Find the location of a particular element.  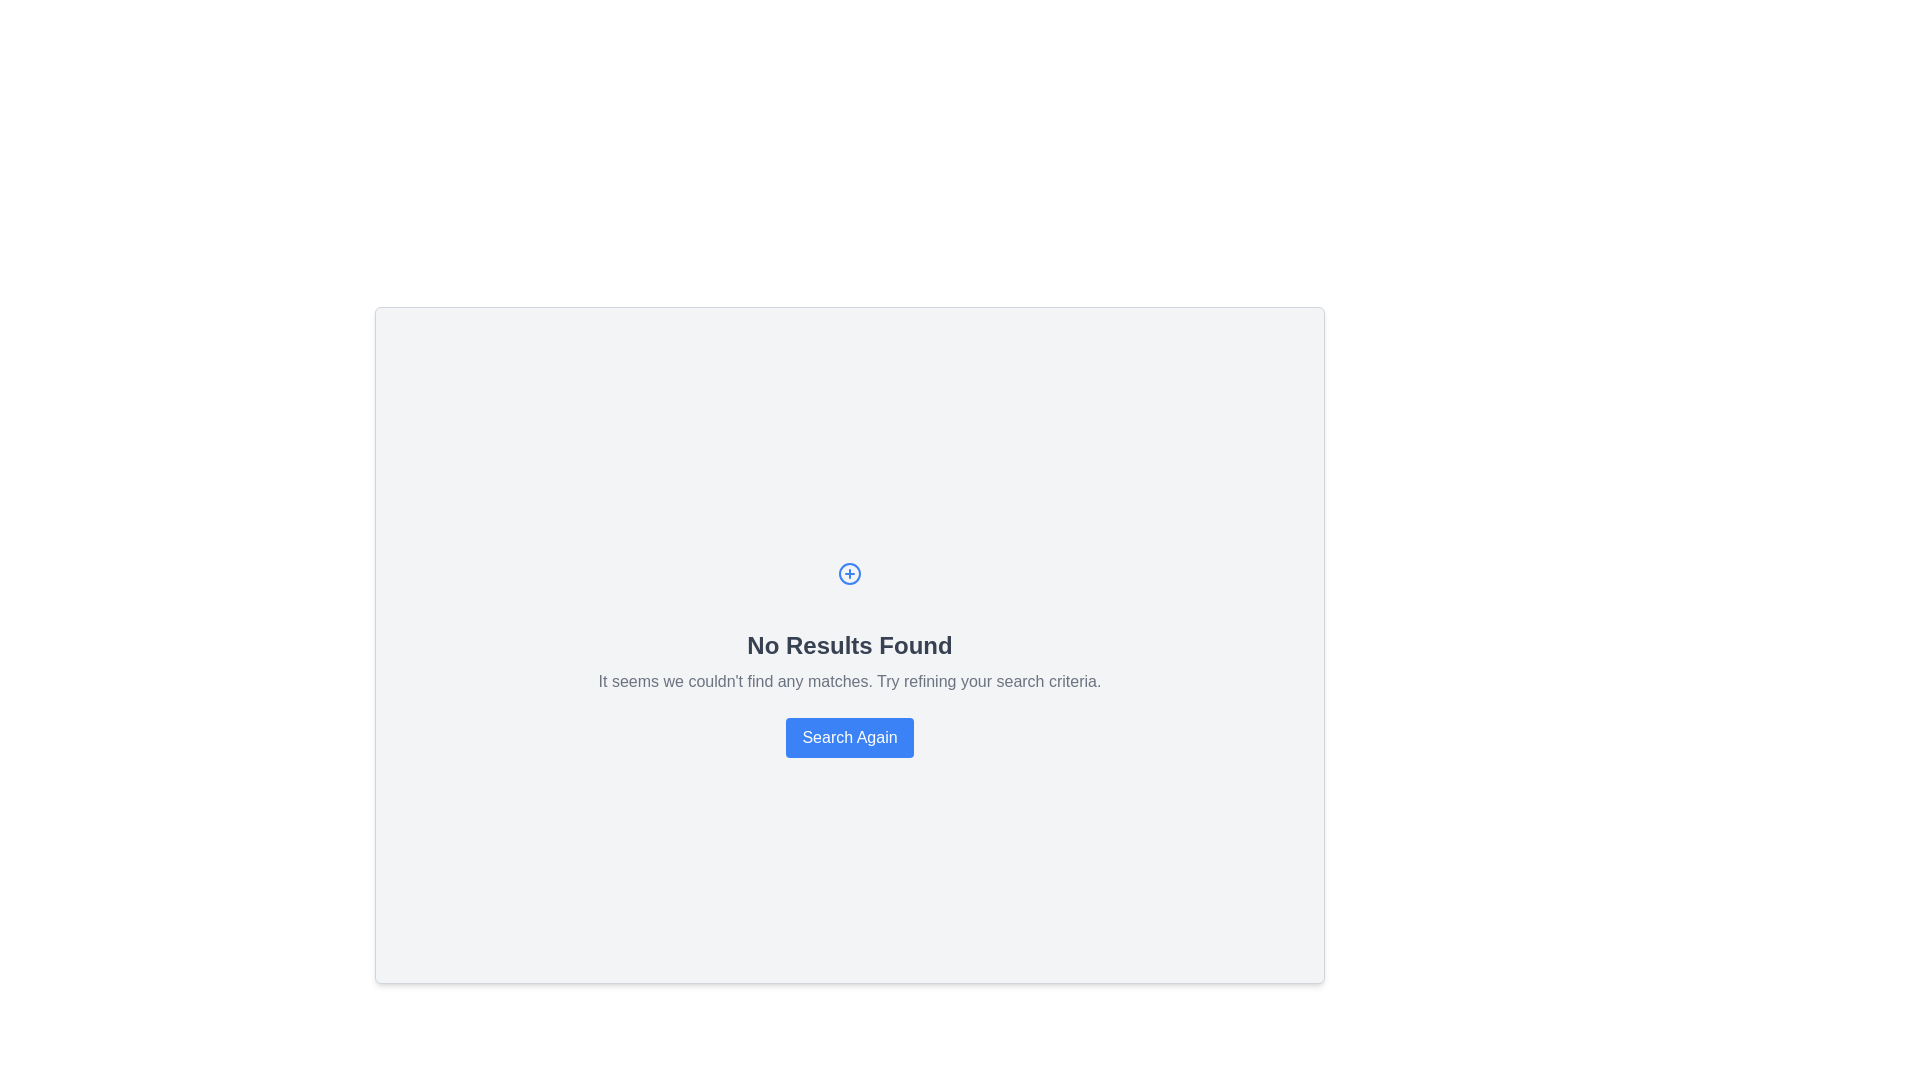

the search reinitiate button located below the message 'It seems we couldn't find any matches. Try refining your search criteria.' to change its color is located at coordinates (849, 737).